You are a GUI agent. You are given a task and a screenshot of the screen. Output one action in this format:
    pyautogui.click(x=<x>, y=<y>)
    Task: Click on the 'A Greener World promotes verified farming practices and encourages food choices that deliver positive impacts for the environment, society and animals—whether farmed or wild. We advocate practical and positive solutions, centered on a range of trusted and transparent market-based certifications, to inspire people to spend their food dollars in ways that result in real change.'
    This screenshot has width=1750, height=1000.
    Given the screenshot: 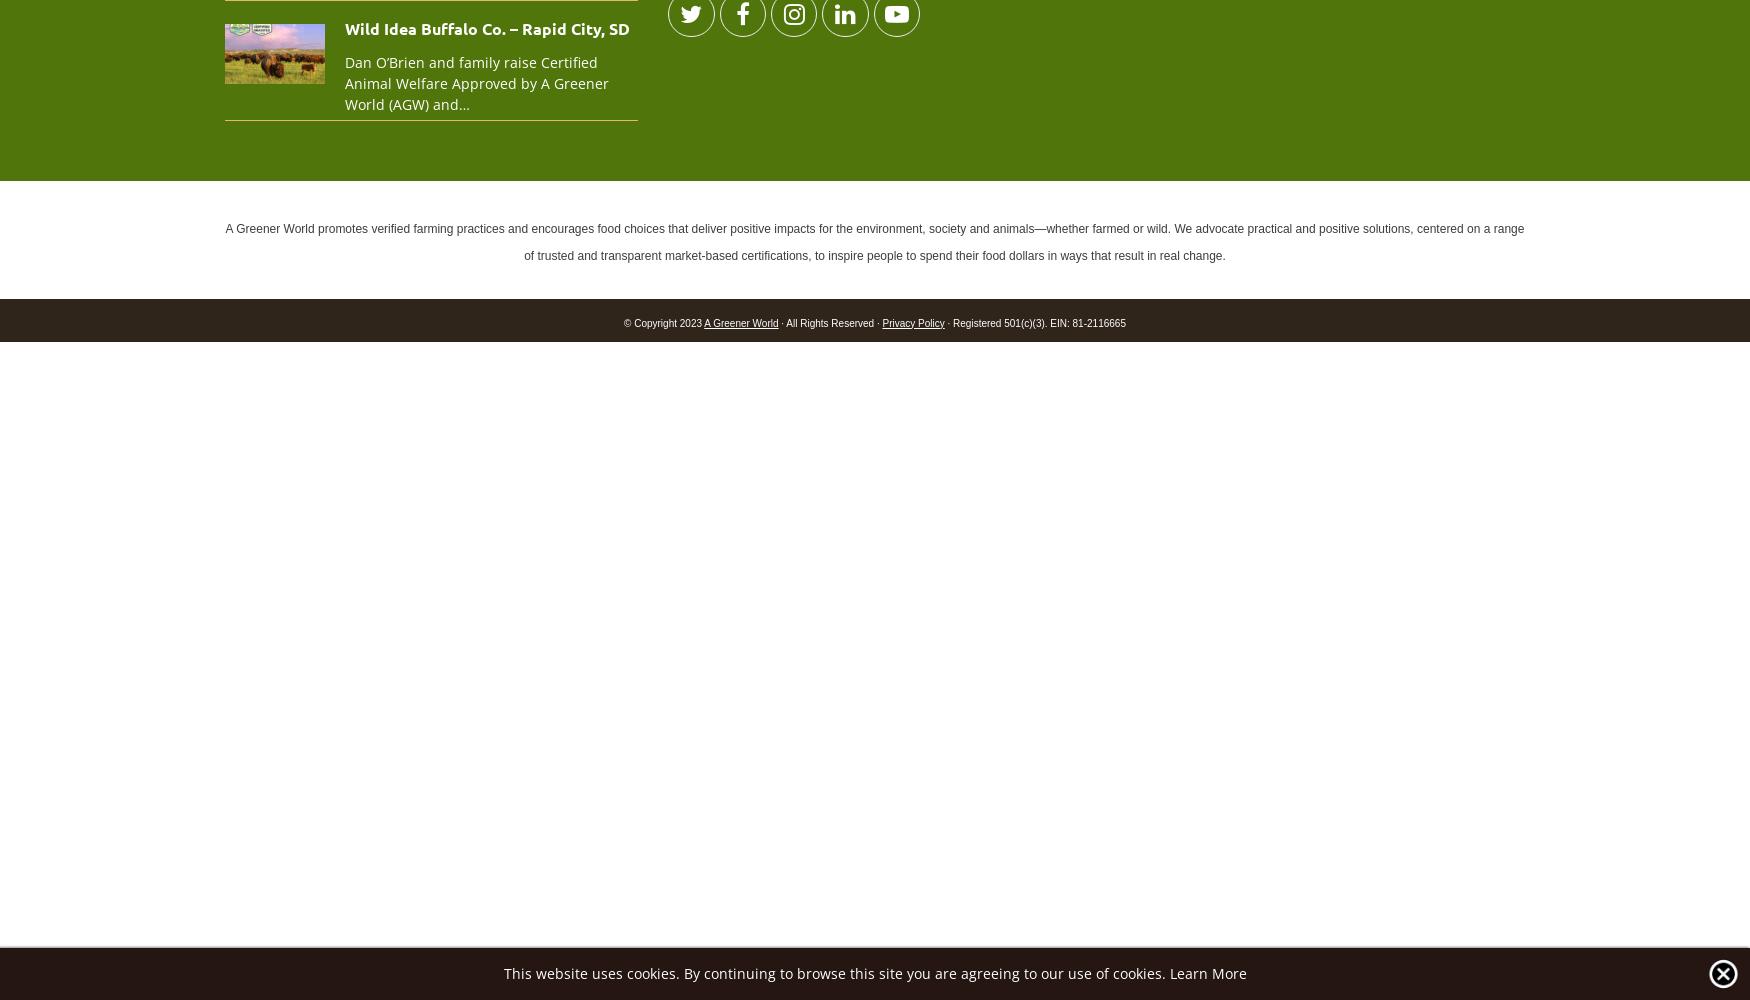 What is the action you would take?
    pyautogui.click(x=874, y=240)
    